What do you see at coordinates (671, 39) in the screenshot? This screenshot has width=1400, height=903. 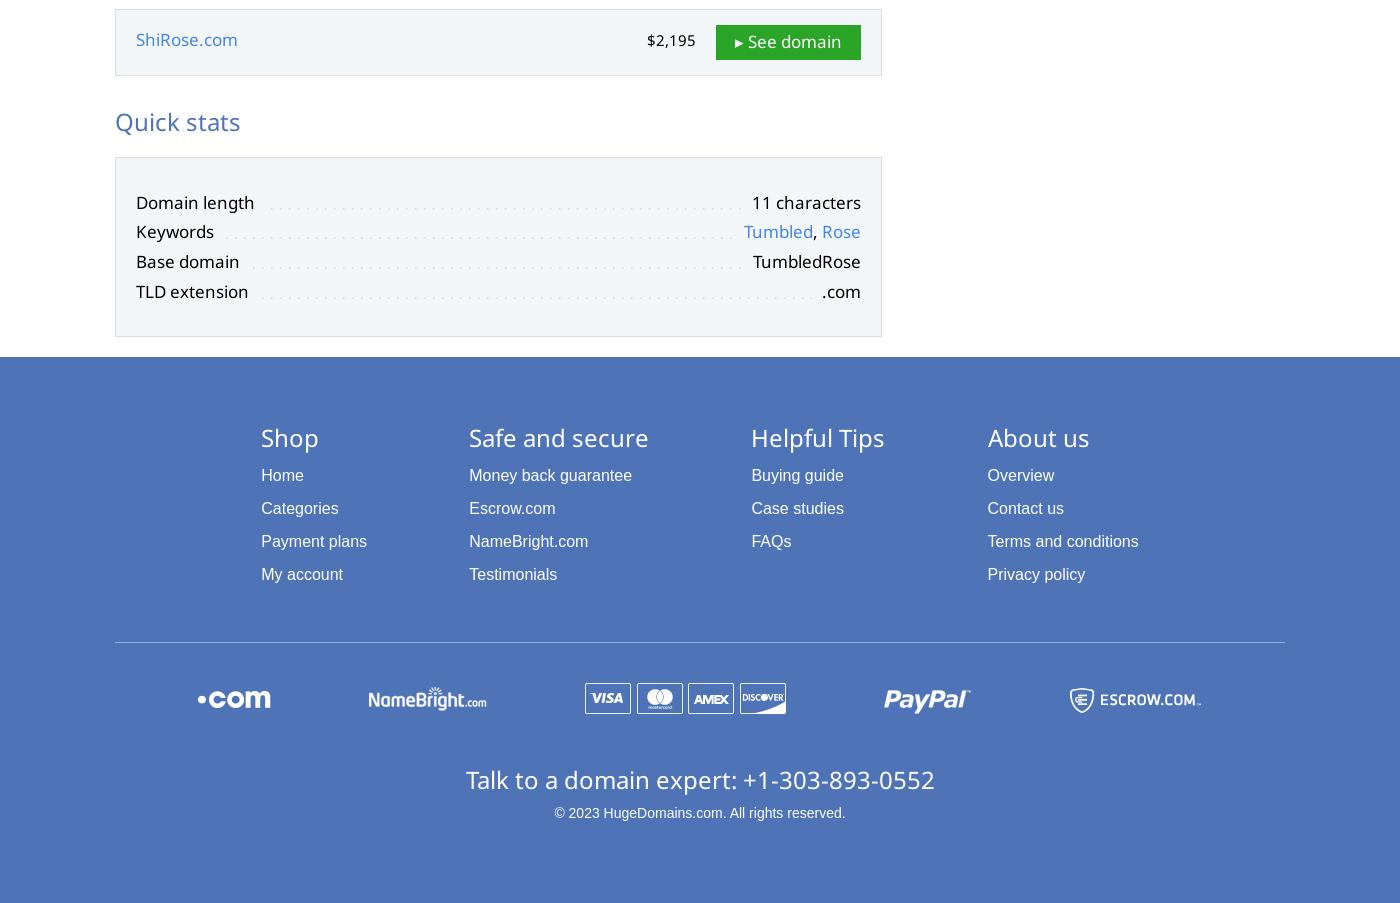 I see `'$2,195'` at bounding box center [671, 39].